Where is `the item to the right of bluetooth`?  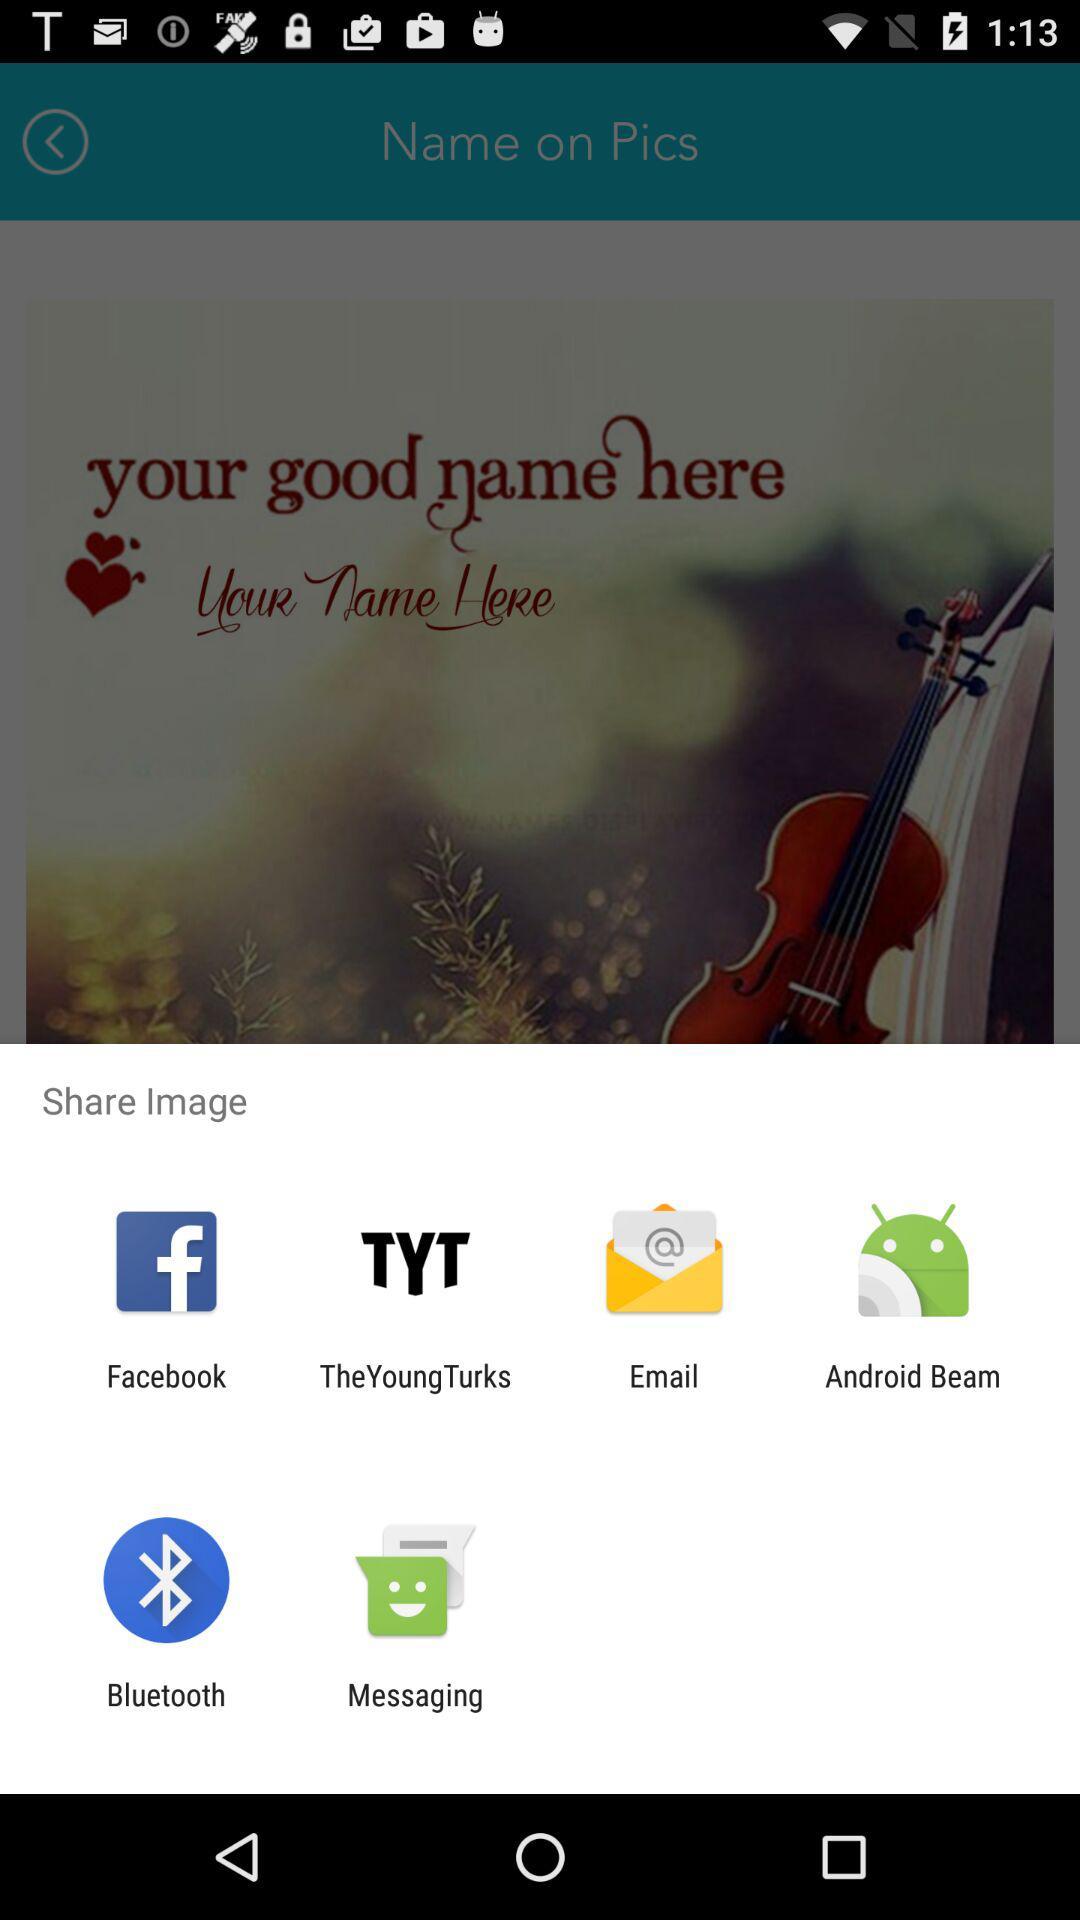
the item to the right of bluetooth is located at coordinates (414, 1711).